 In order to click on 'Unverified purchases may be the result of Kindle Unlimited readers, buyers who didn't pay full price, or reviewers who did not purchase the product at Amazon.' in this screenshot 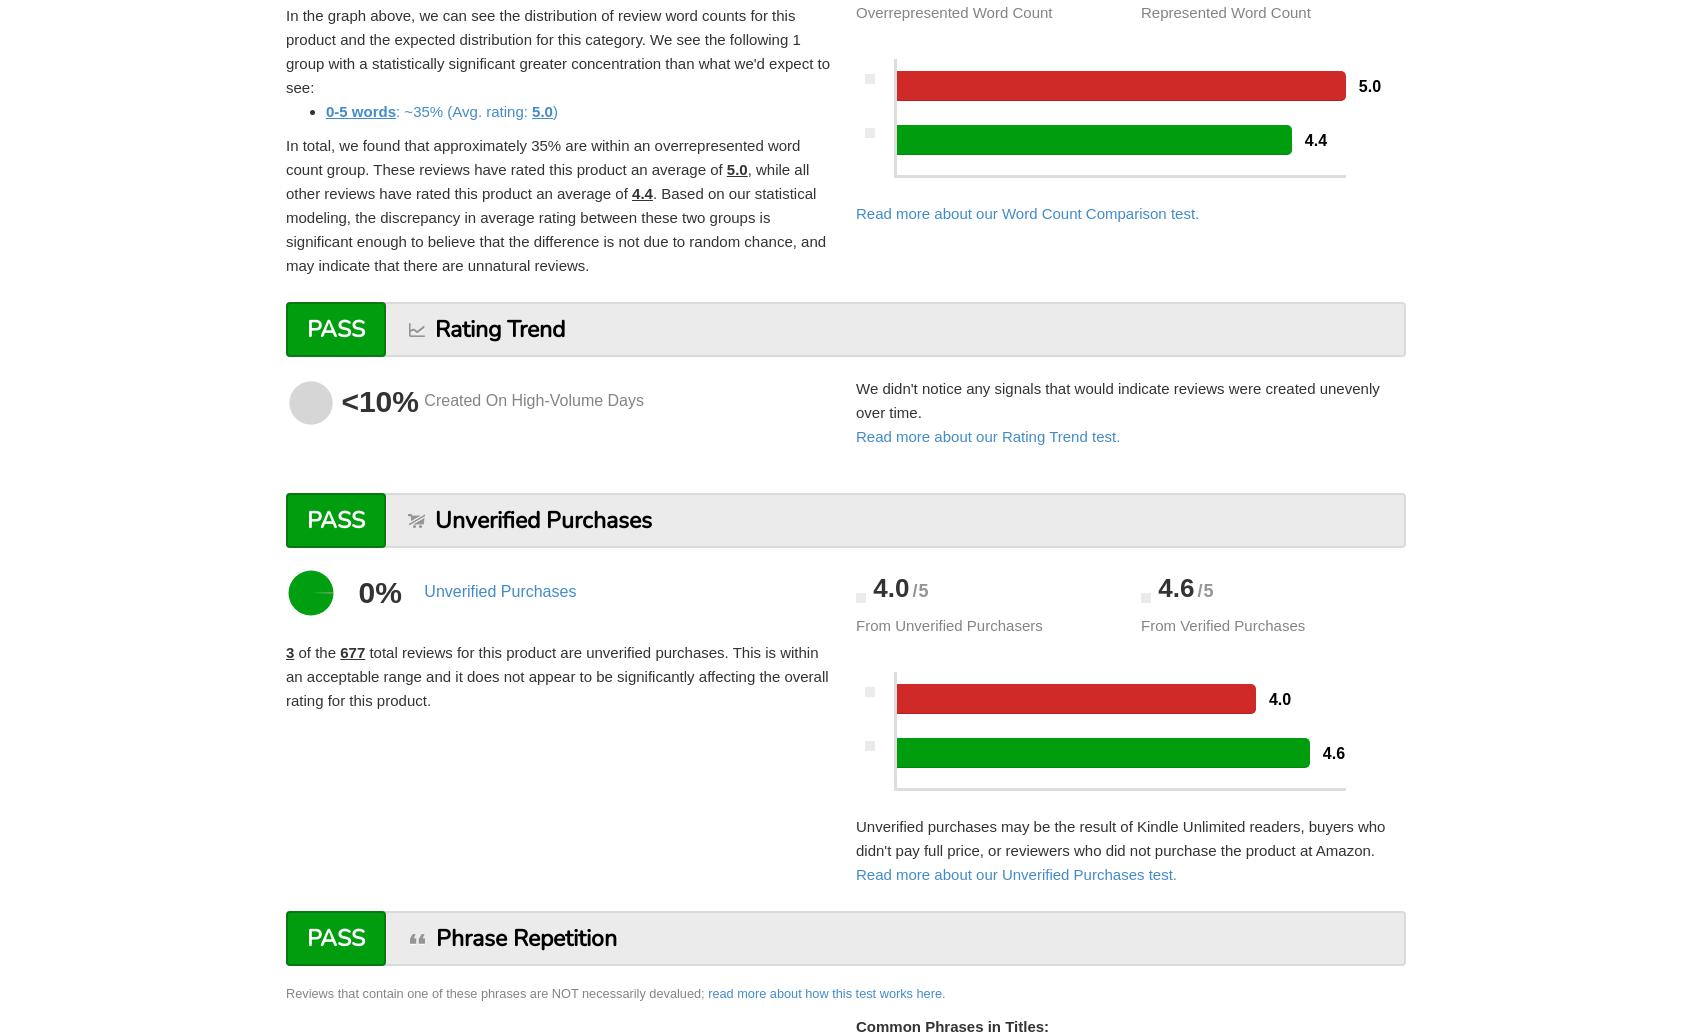, I will do `click(1120, 837)`.